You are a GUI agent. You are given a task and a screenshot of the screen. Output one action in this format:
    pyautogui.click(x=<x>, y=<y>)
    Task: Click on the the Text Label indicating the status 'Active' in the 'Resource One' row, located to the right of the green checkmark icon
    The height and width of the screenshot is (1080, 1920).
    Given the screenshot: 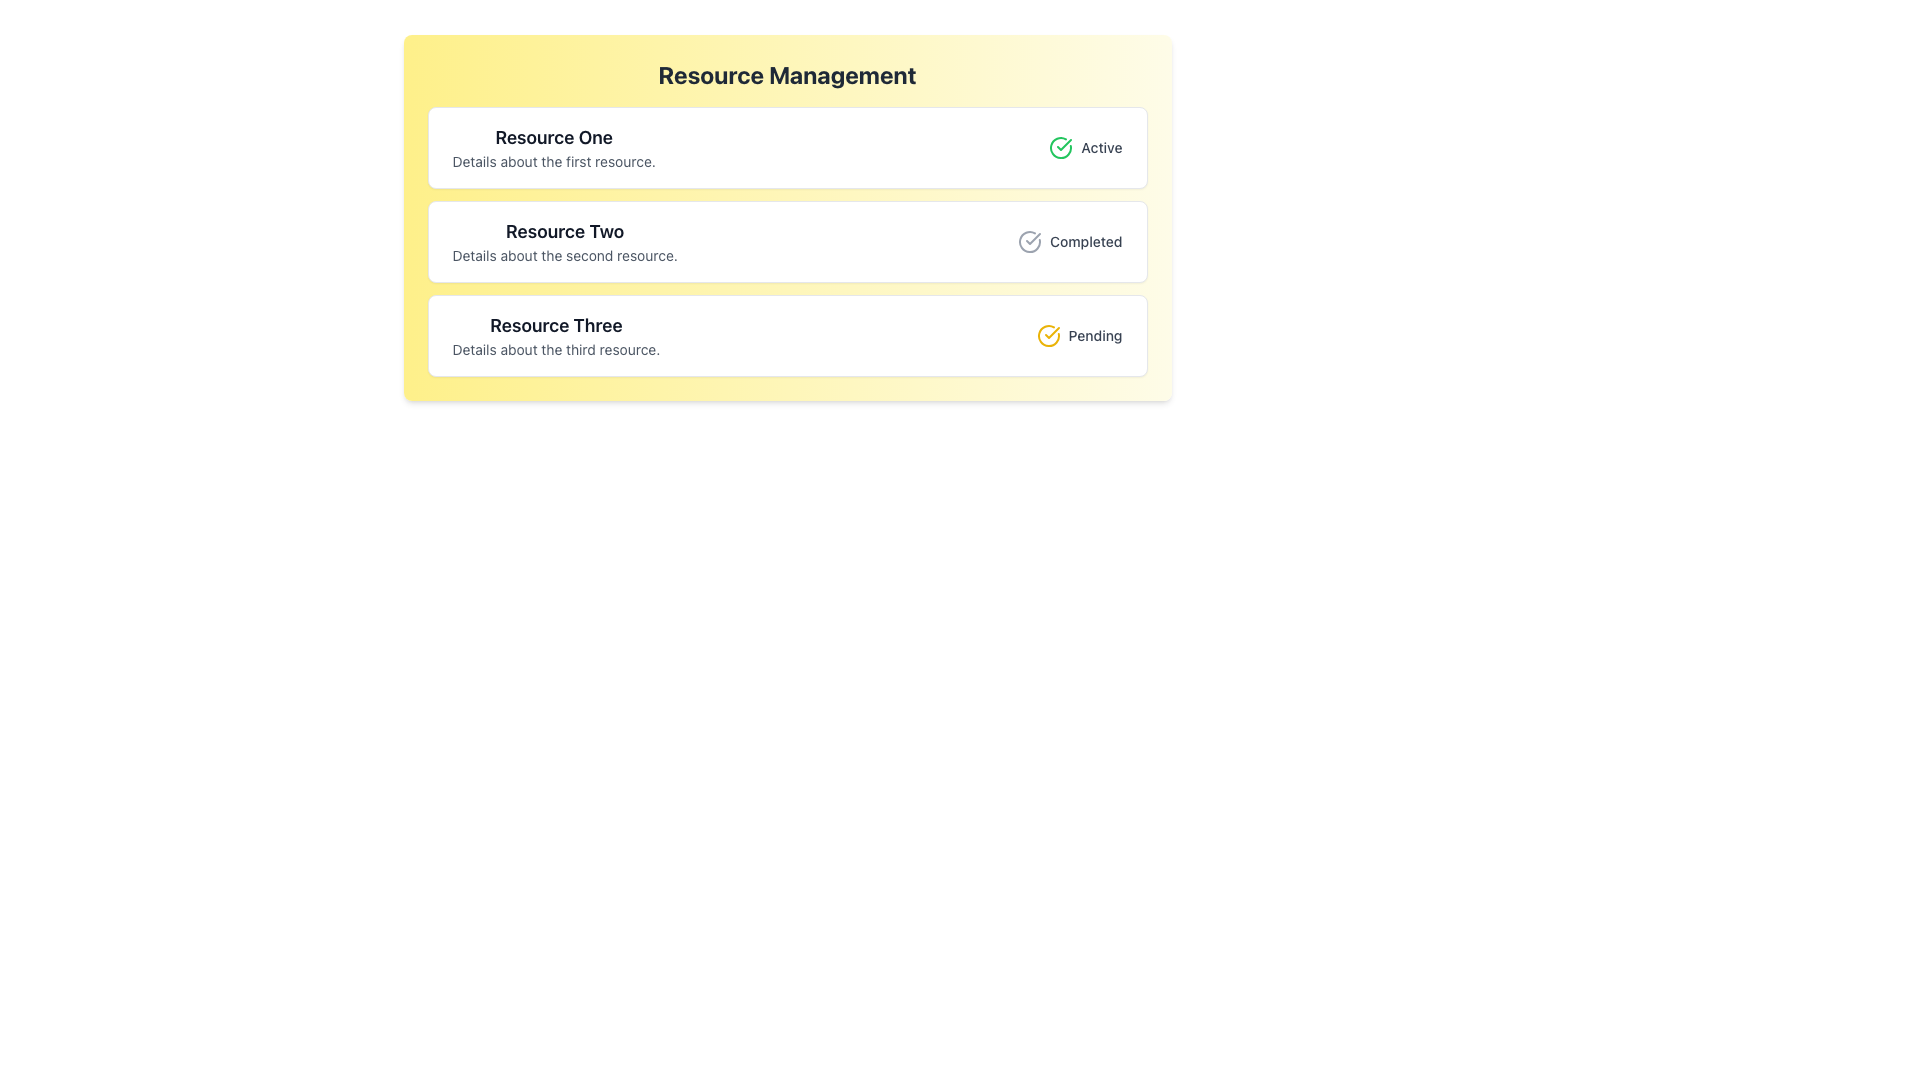 What is the action you would take?
    pyautogui.click(x=1100, y=146)
    